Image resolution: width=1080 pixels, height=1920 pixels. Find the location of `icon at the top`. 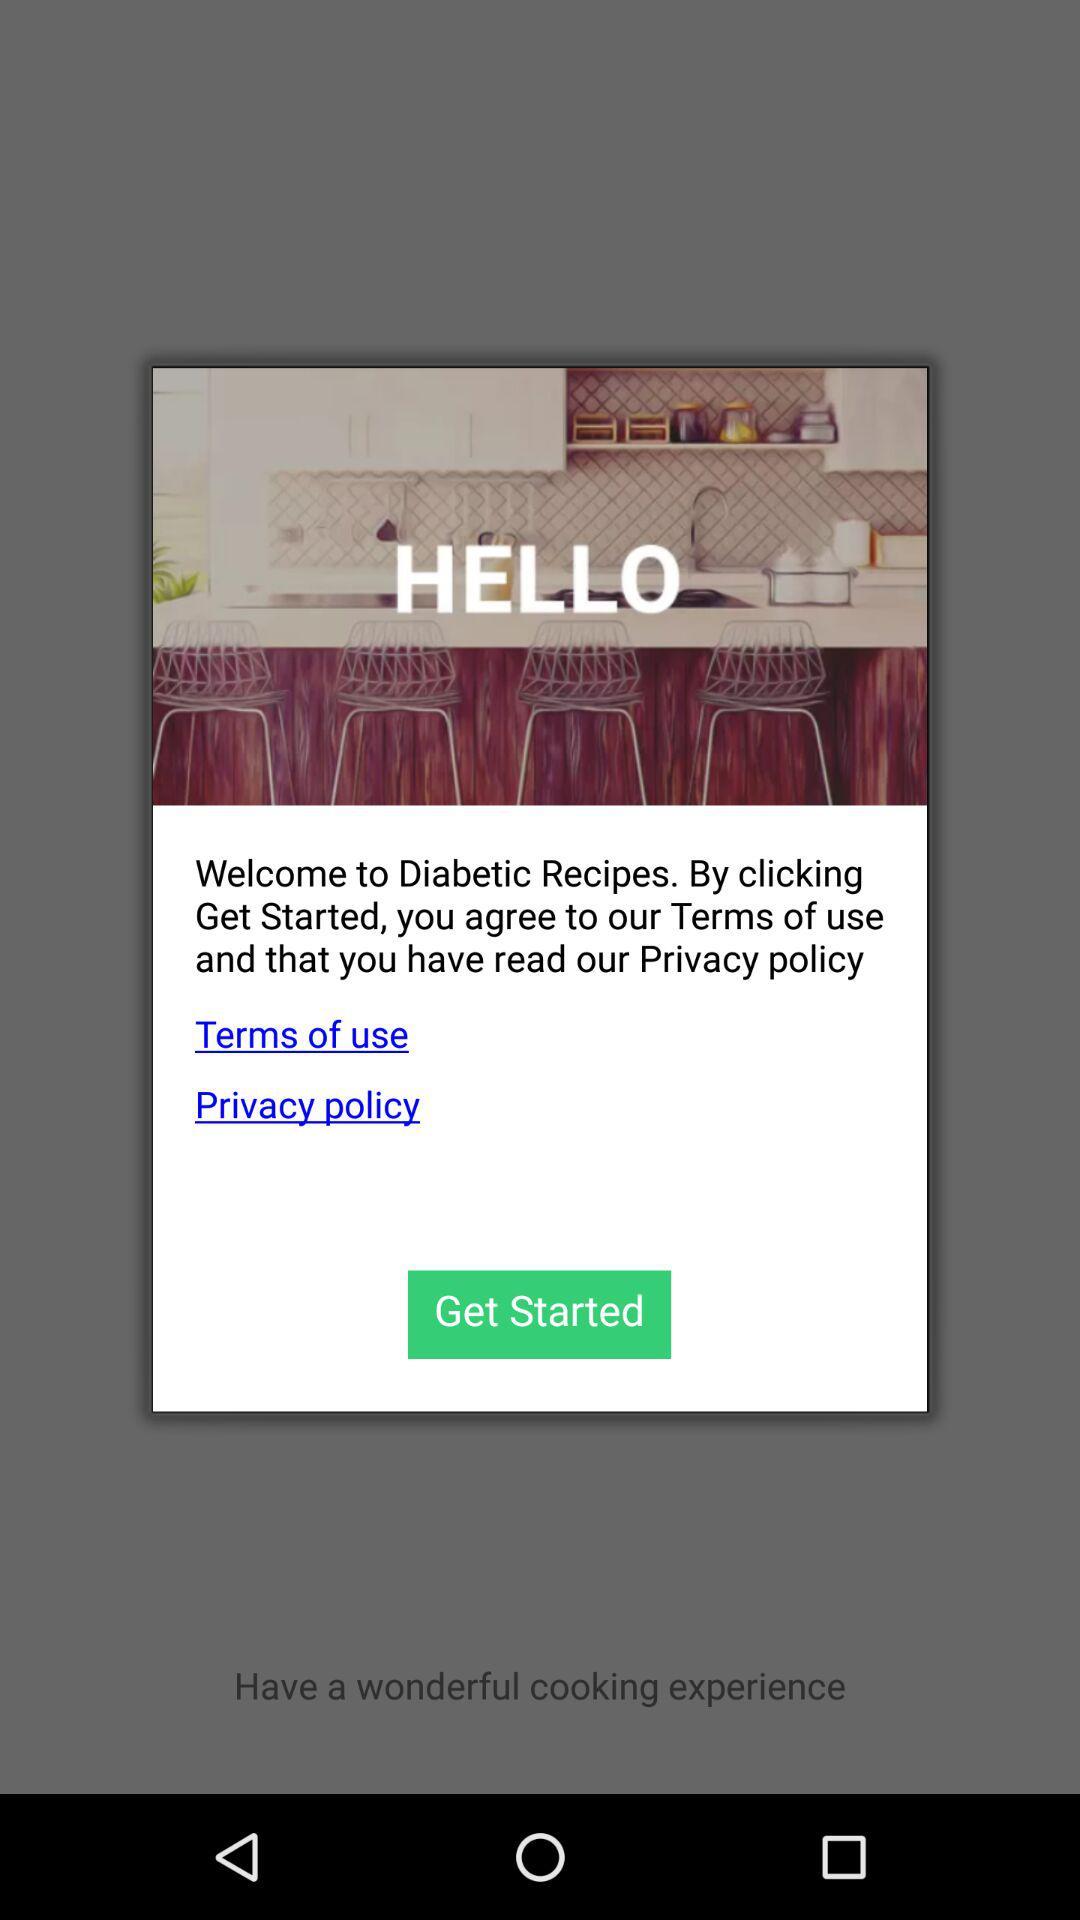

icon at the top is located at coordinates (540, 585).